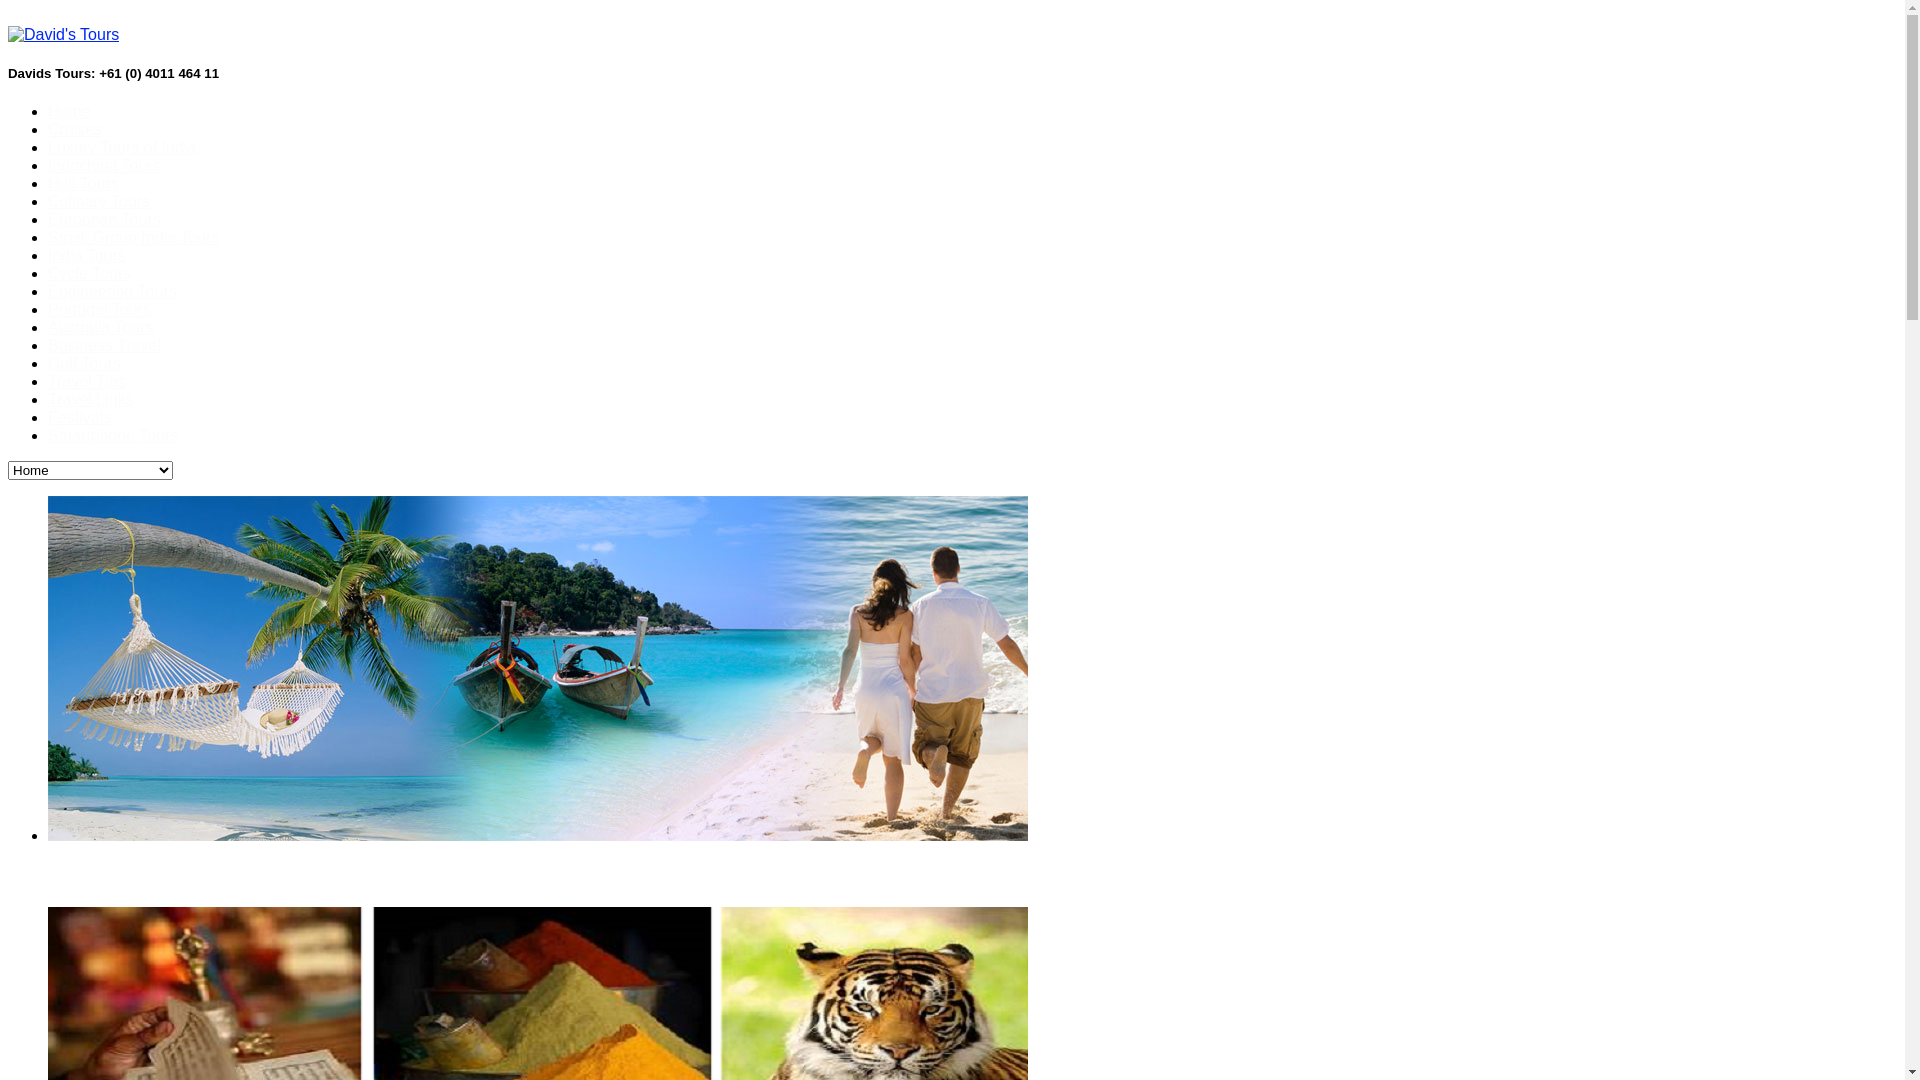  What do you see at coordinates (48, 416) in the screenshot?
I see `'Festivals'` at bounding box center [48, 416].